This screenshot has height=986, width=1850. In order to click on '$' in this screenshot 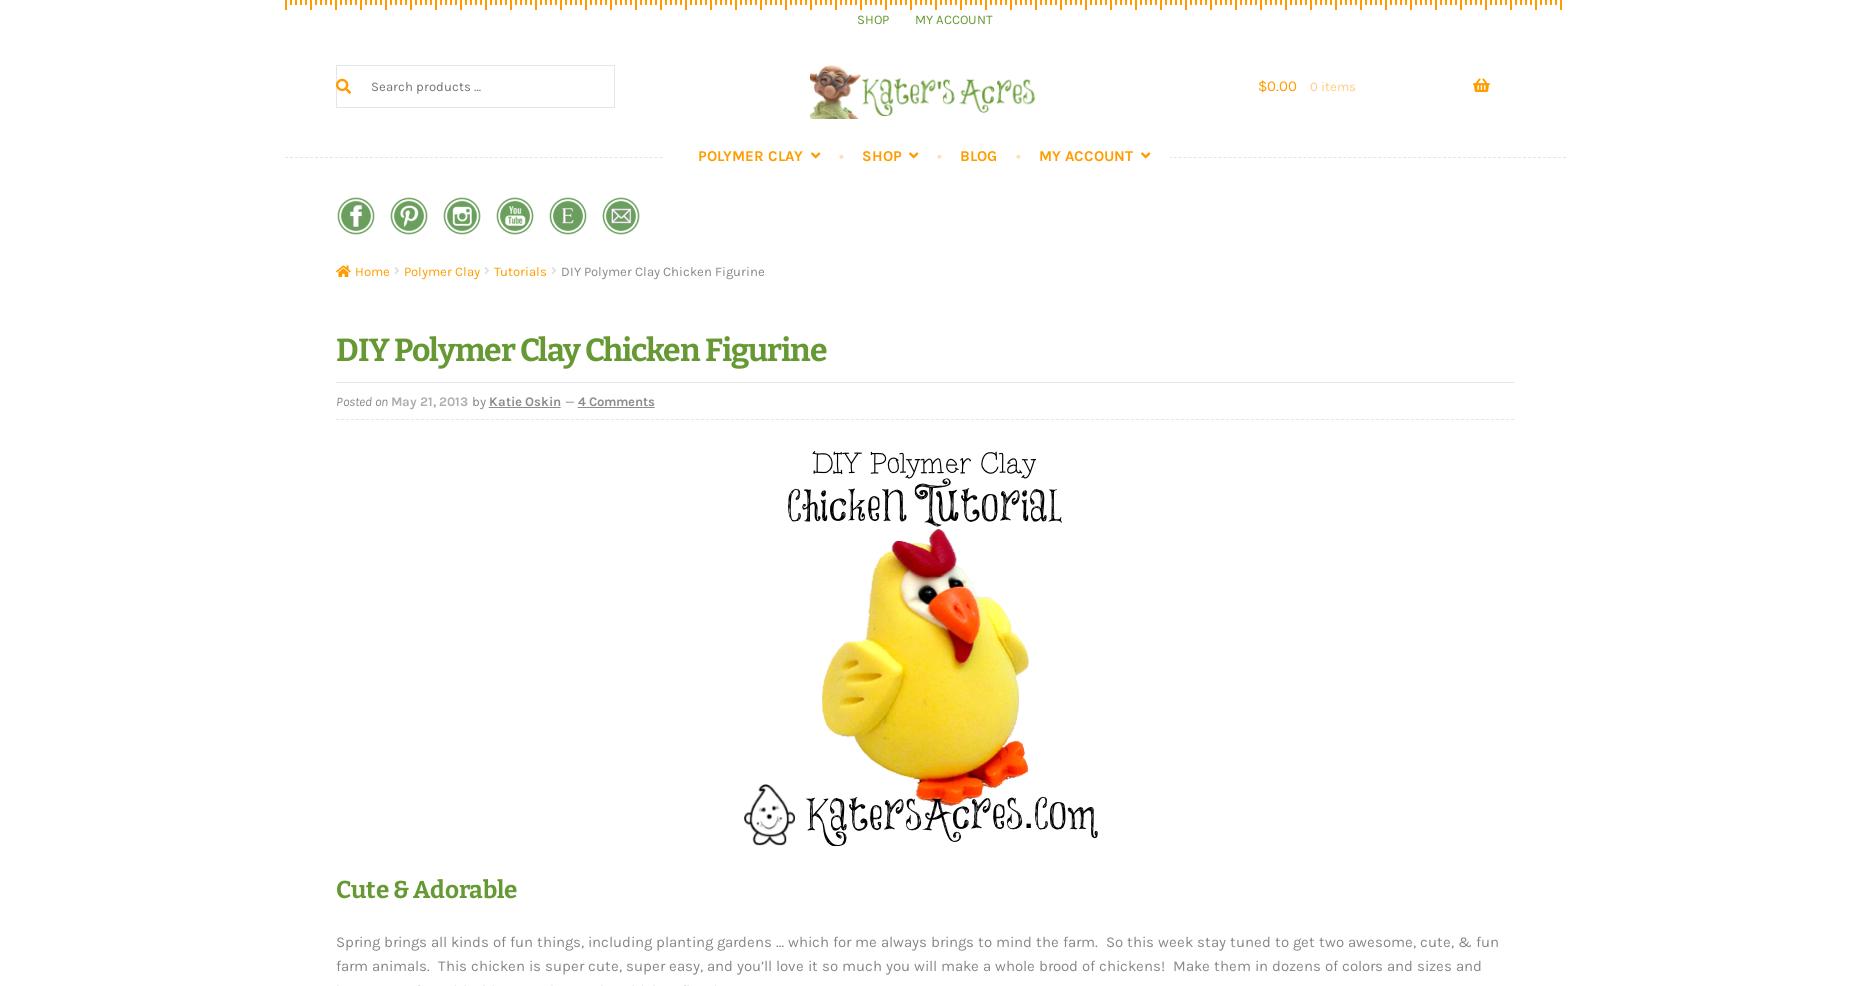, I will do `click(1261, 85)`.